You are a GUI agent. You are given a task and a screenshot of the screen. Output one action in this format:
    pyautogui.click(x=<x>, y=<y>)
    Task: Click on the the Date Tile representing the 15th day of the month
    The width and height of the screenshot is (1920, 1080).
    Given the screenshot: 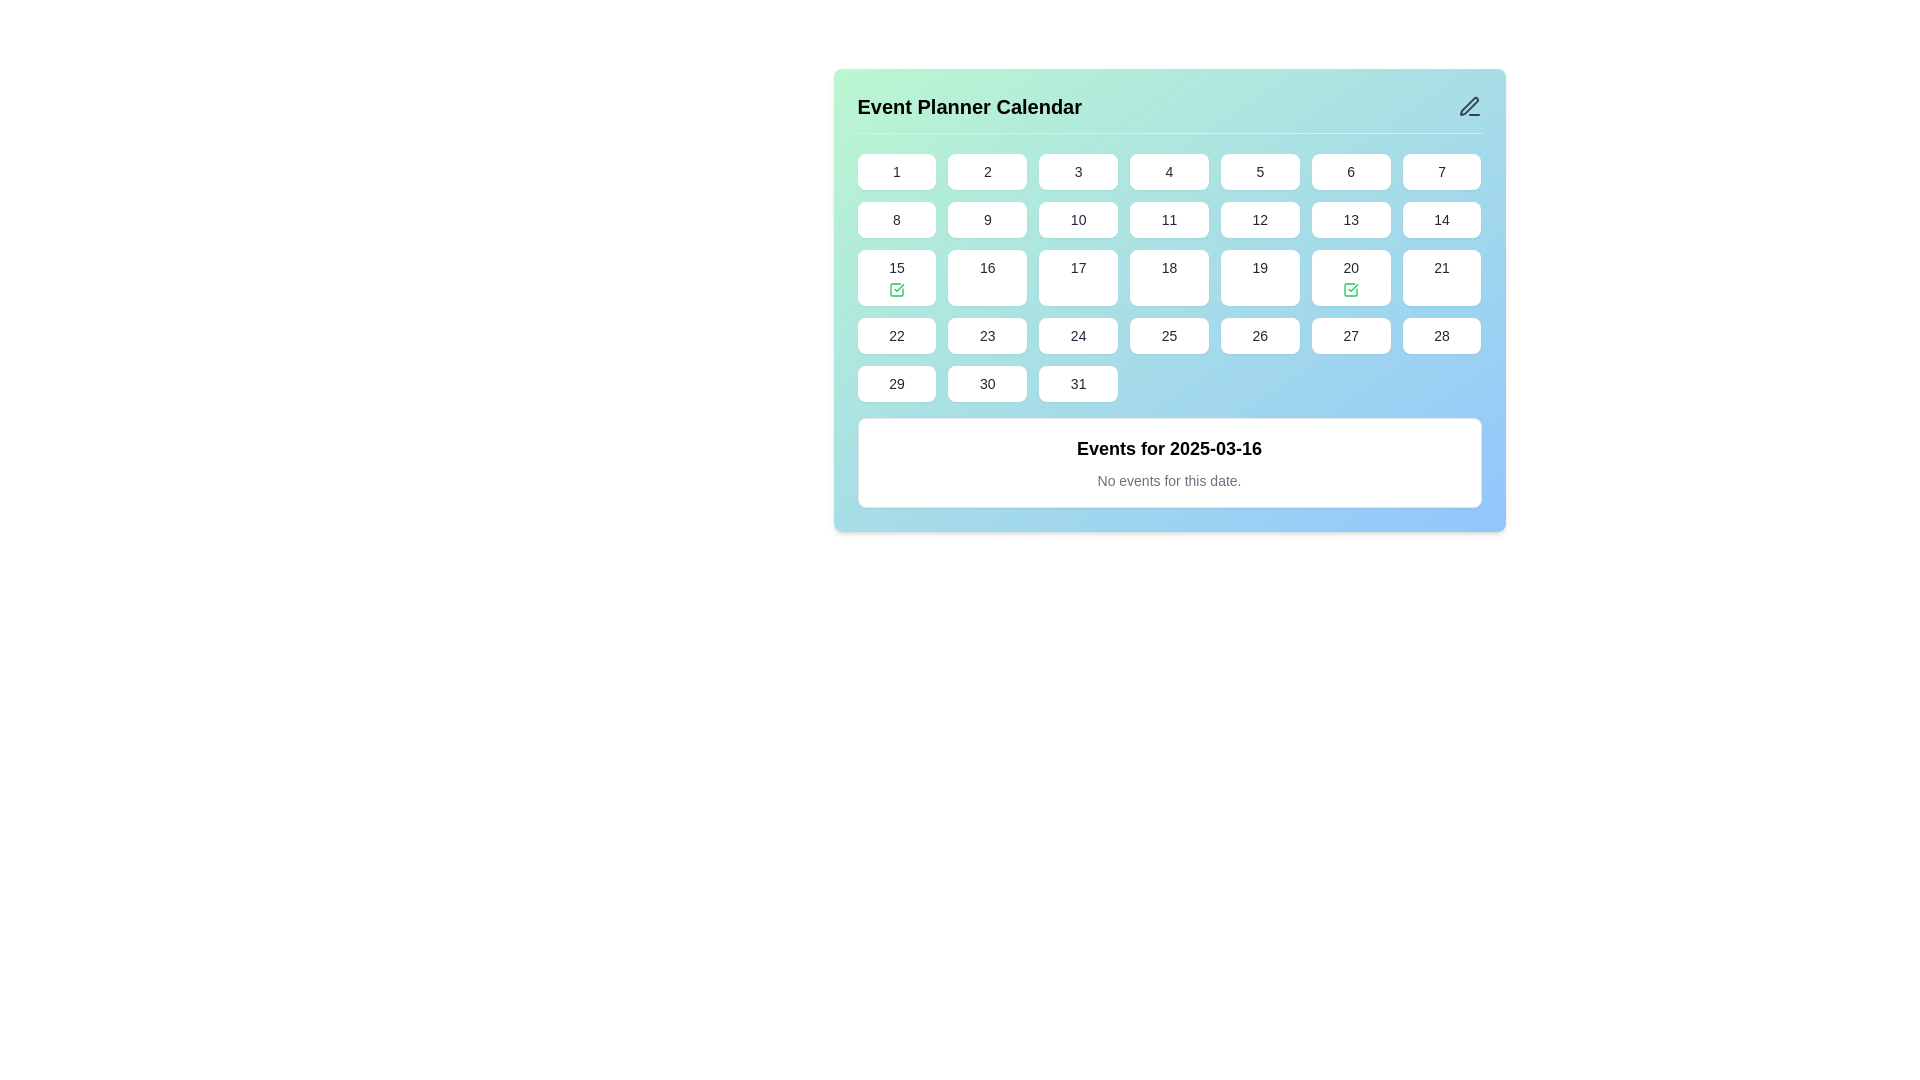 What is the action you would take?
    pyautogui.click(x=895, y=277)
    